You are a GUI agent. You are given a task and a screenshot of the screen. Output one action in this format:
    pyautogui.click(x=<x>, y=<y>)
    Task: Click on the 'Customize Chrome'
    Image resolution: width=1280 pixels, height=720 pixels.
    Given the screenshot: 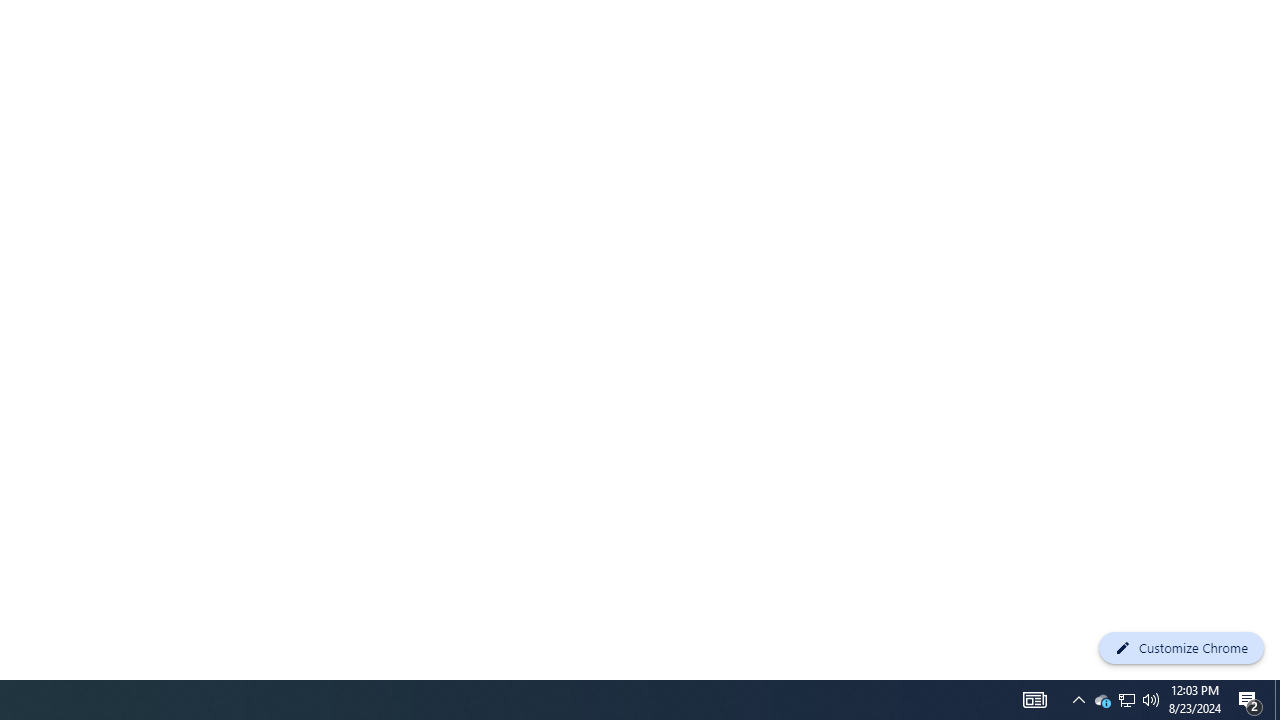 What is the action you would take?
    pyautogui.click(x=1181, y=648)
    